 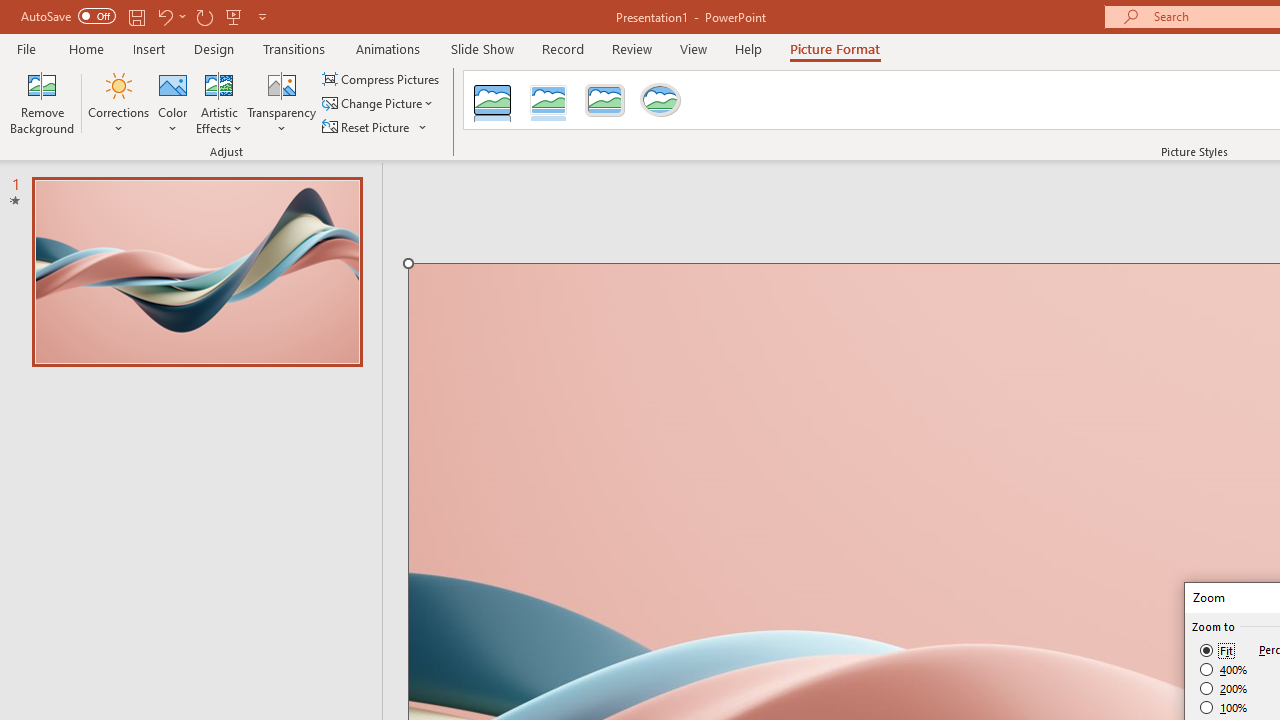 I want to click on 'Compress Pictures...', so click(x=382, y=78).